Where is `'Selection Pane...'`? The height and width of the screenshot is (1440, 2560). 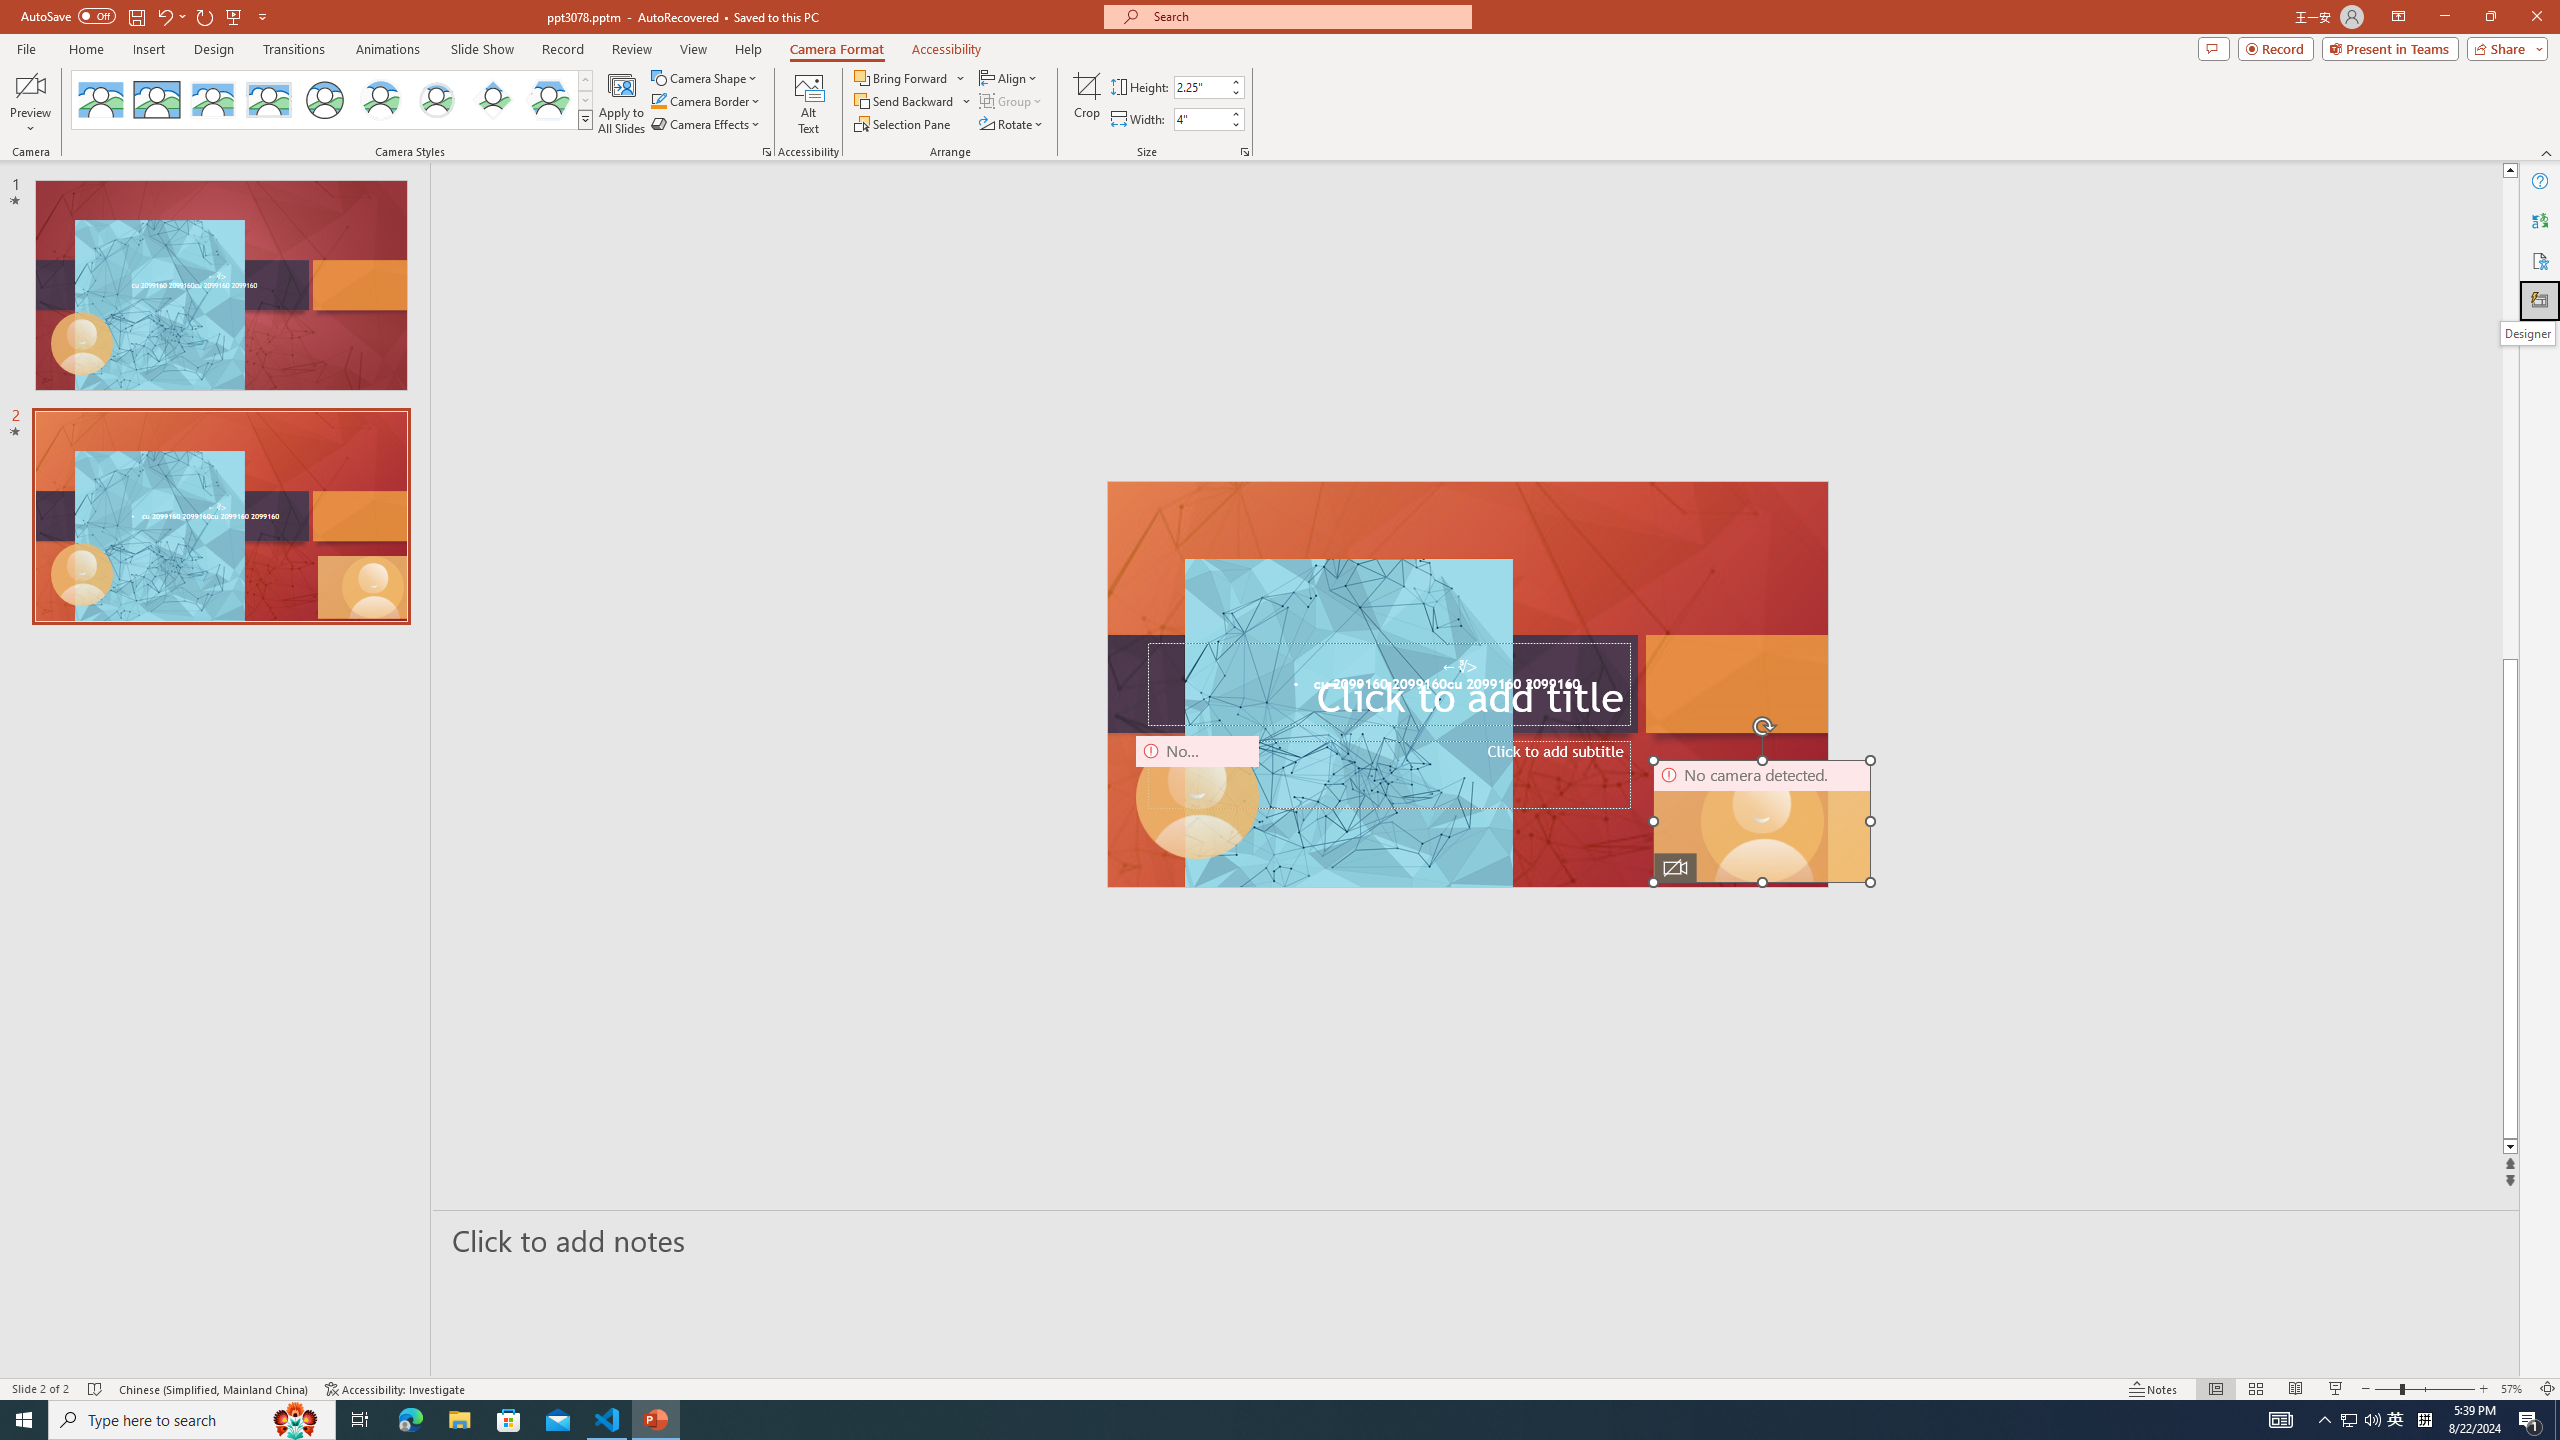
'Selection Pane...' is located at coordinates (902, 122).